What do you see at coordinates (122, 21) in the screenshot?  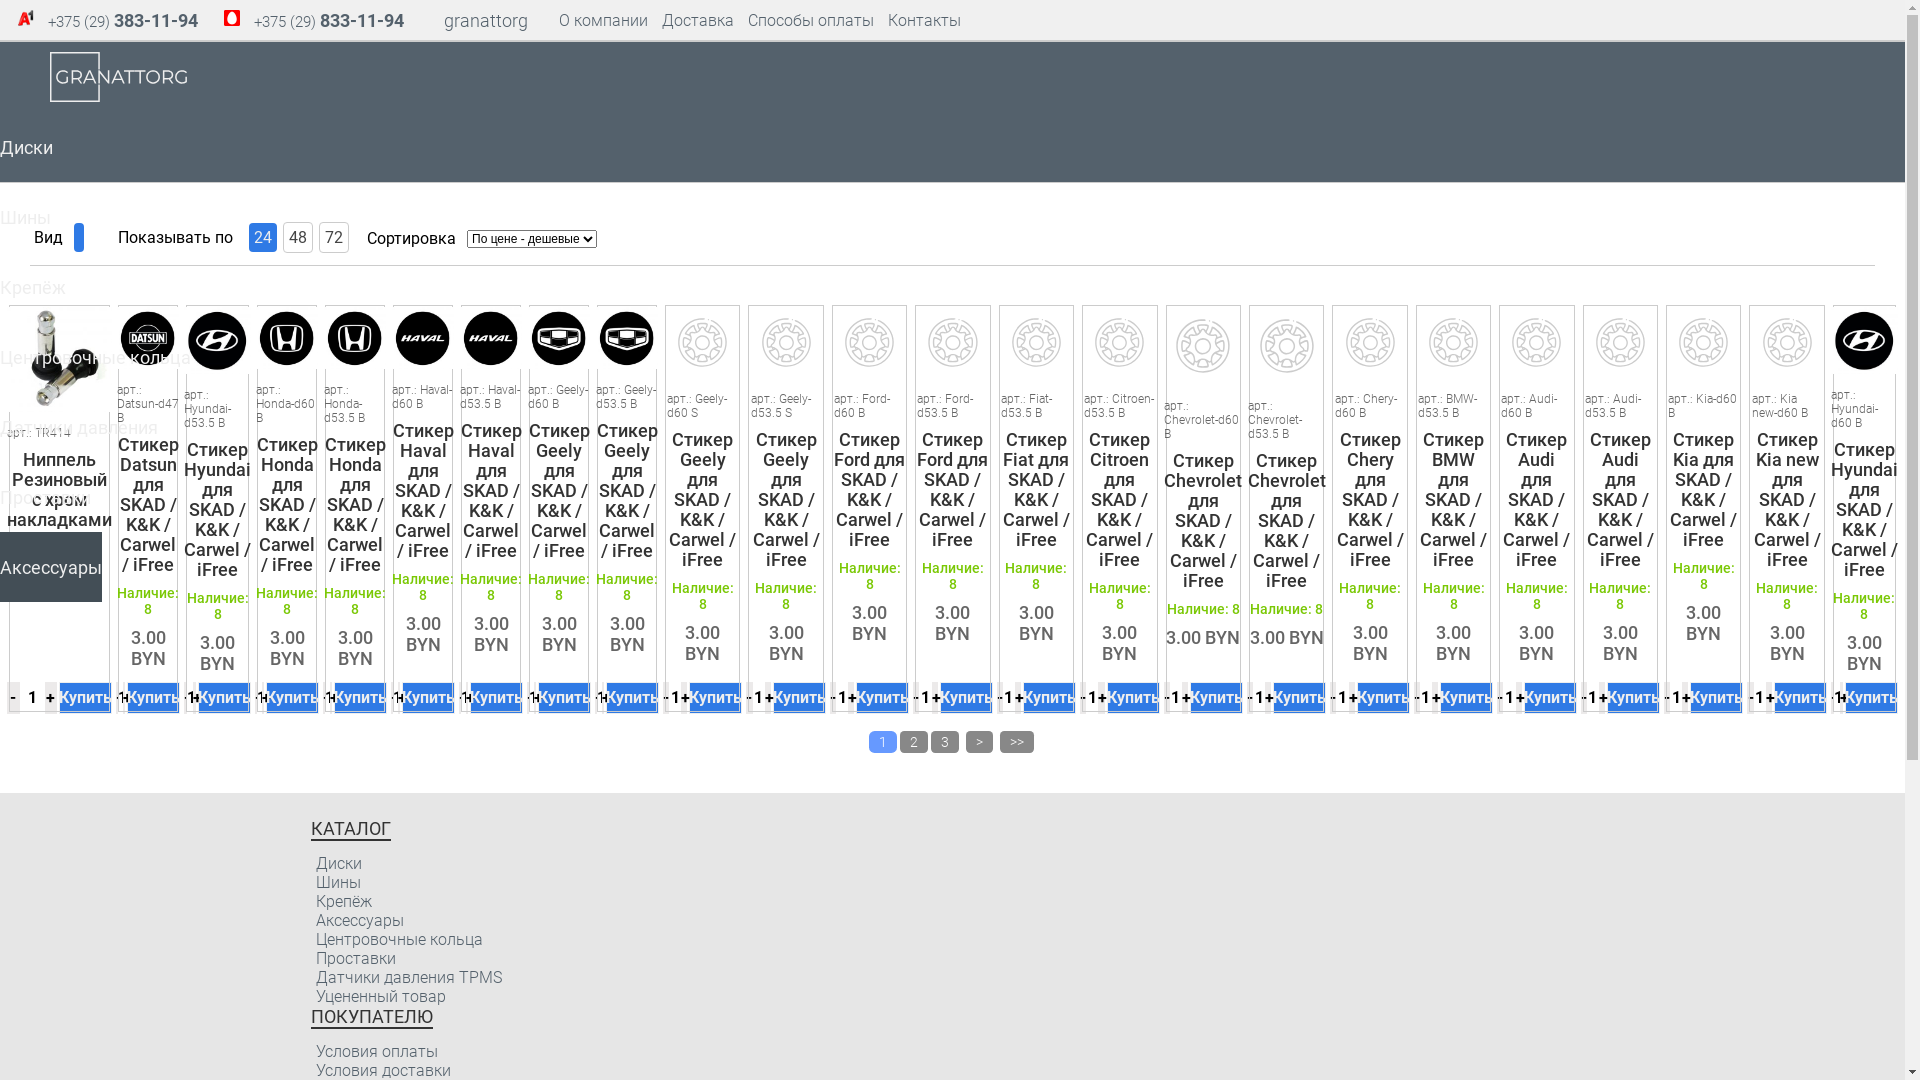 I see `'+375 (29) 383-11-94'` at bounding box center [122, 21].